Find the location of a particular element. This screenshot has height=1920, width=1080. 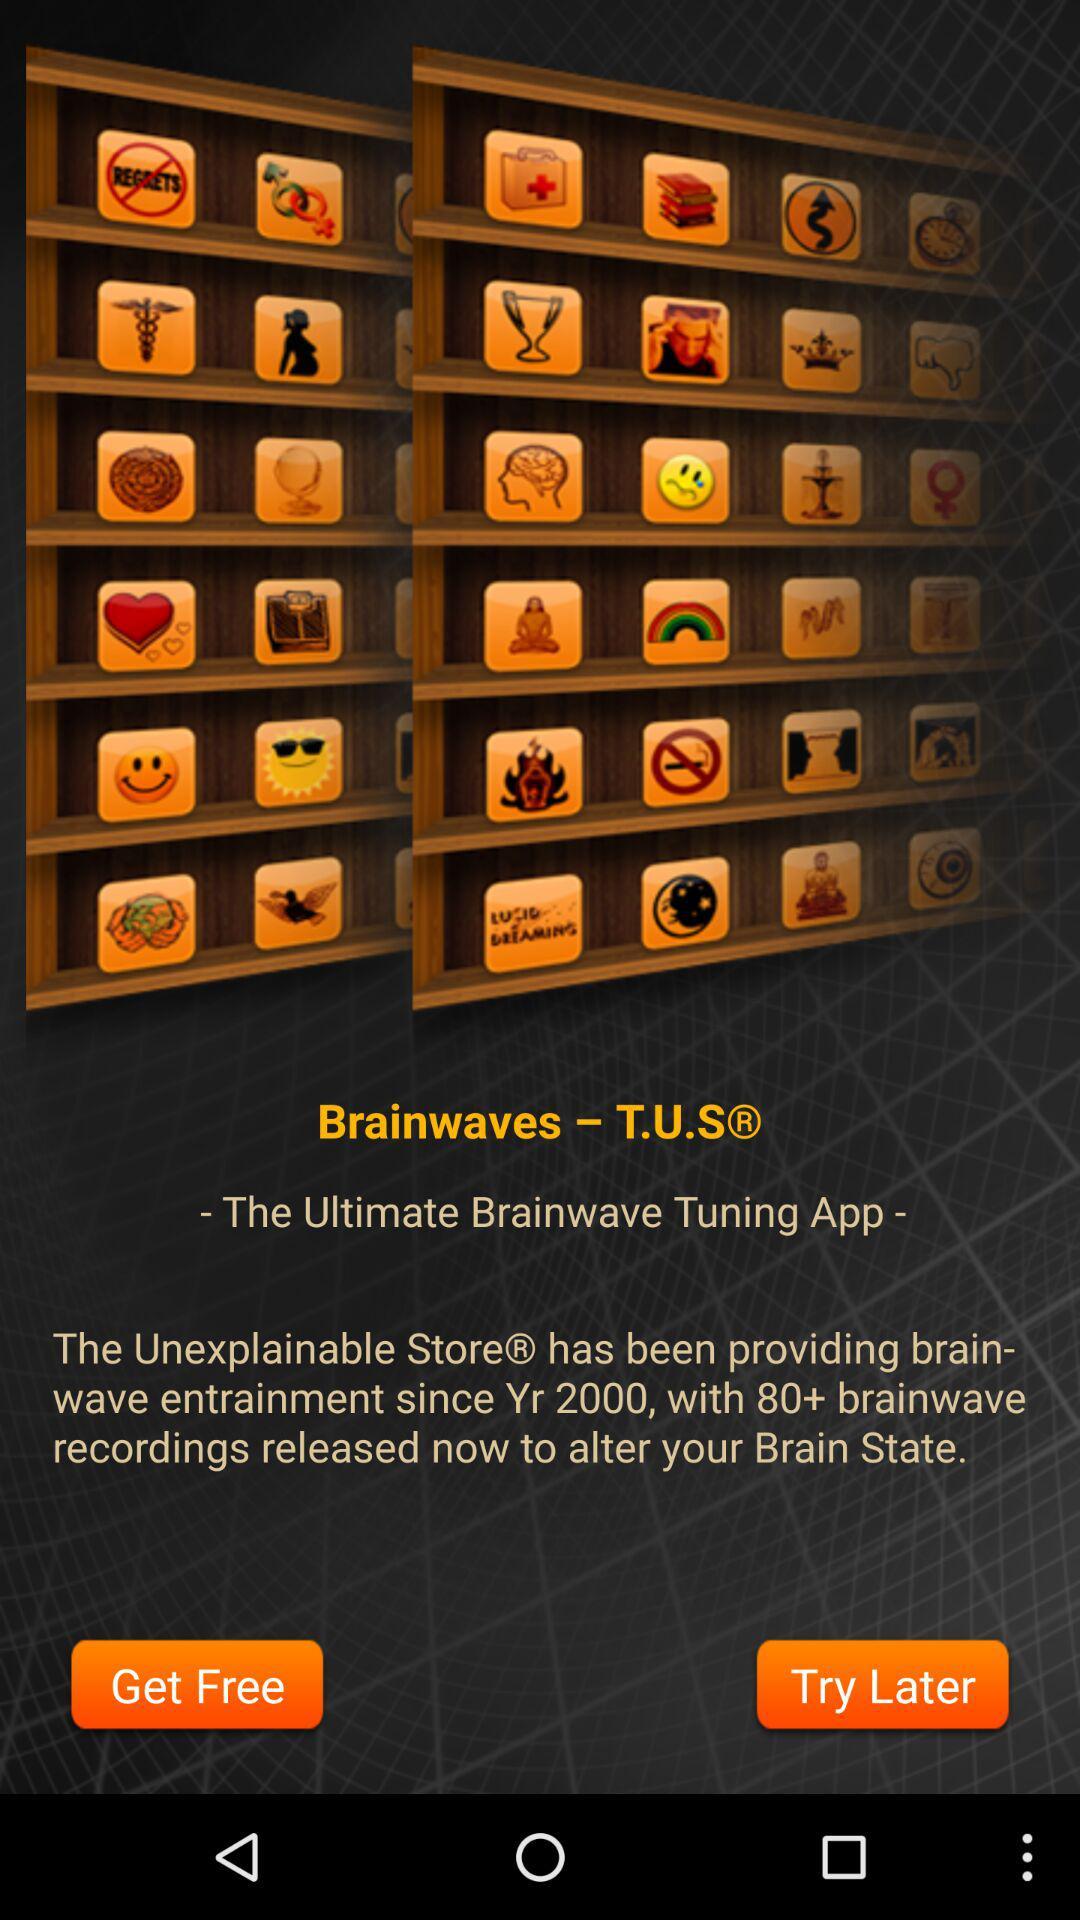

the try later at the bottom right corner is located at coordinates (881, 1688).